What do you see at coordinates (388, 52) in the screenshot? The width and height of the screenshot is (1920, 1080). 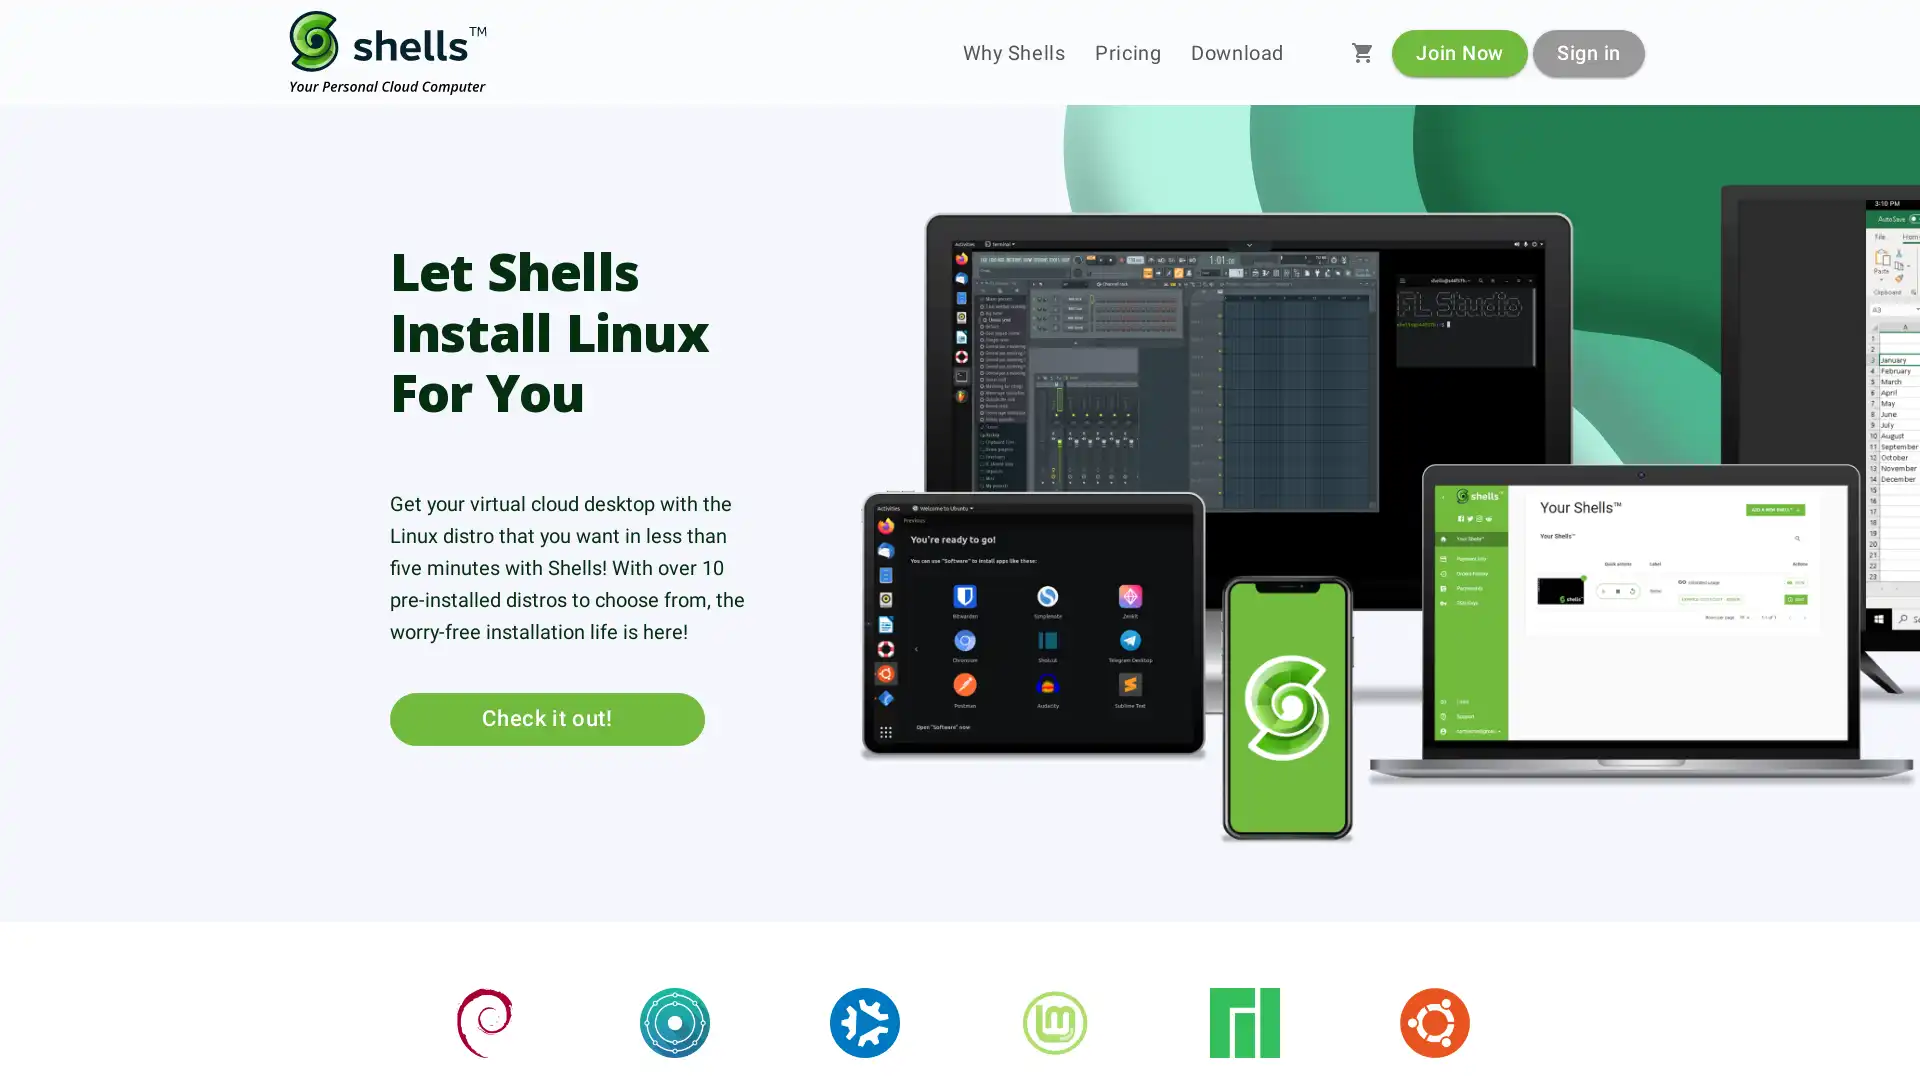 I see `Shells Logo` at bounding box center [388, 52].